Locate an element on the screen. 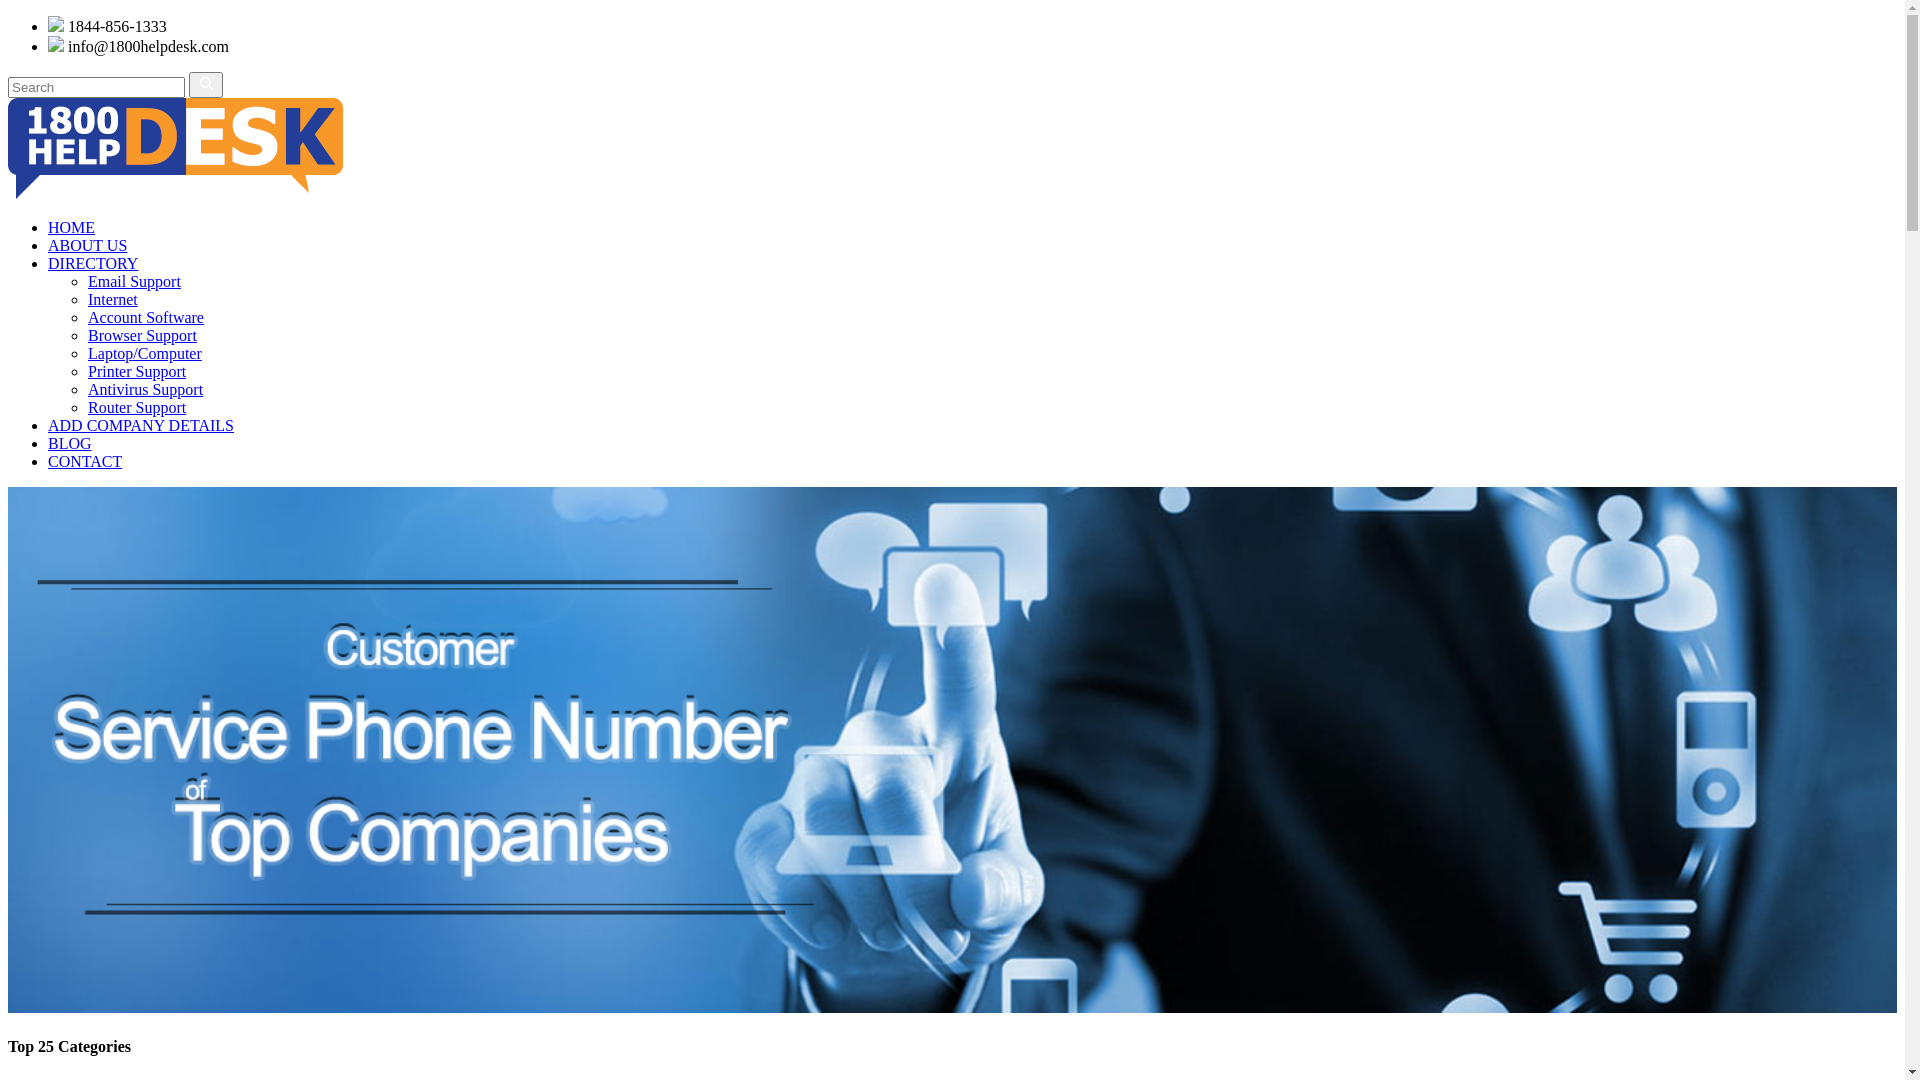 This screenshot has height=1080, width=1920. 'ABOUT US' is located at coordinates (48, 244).